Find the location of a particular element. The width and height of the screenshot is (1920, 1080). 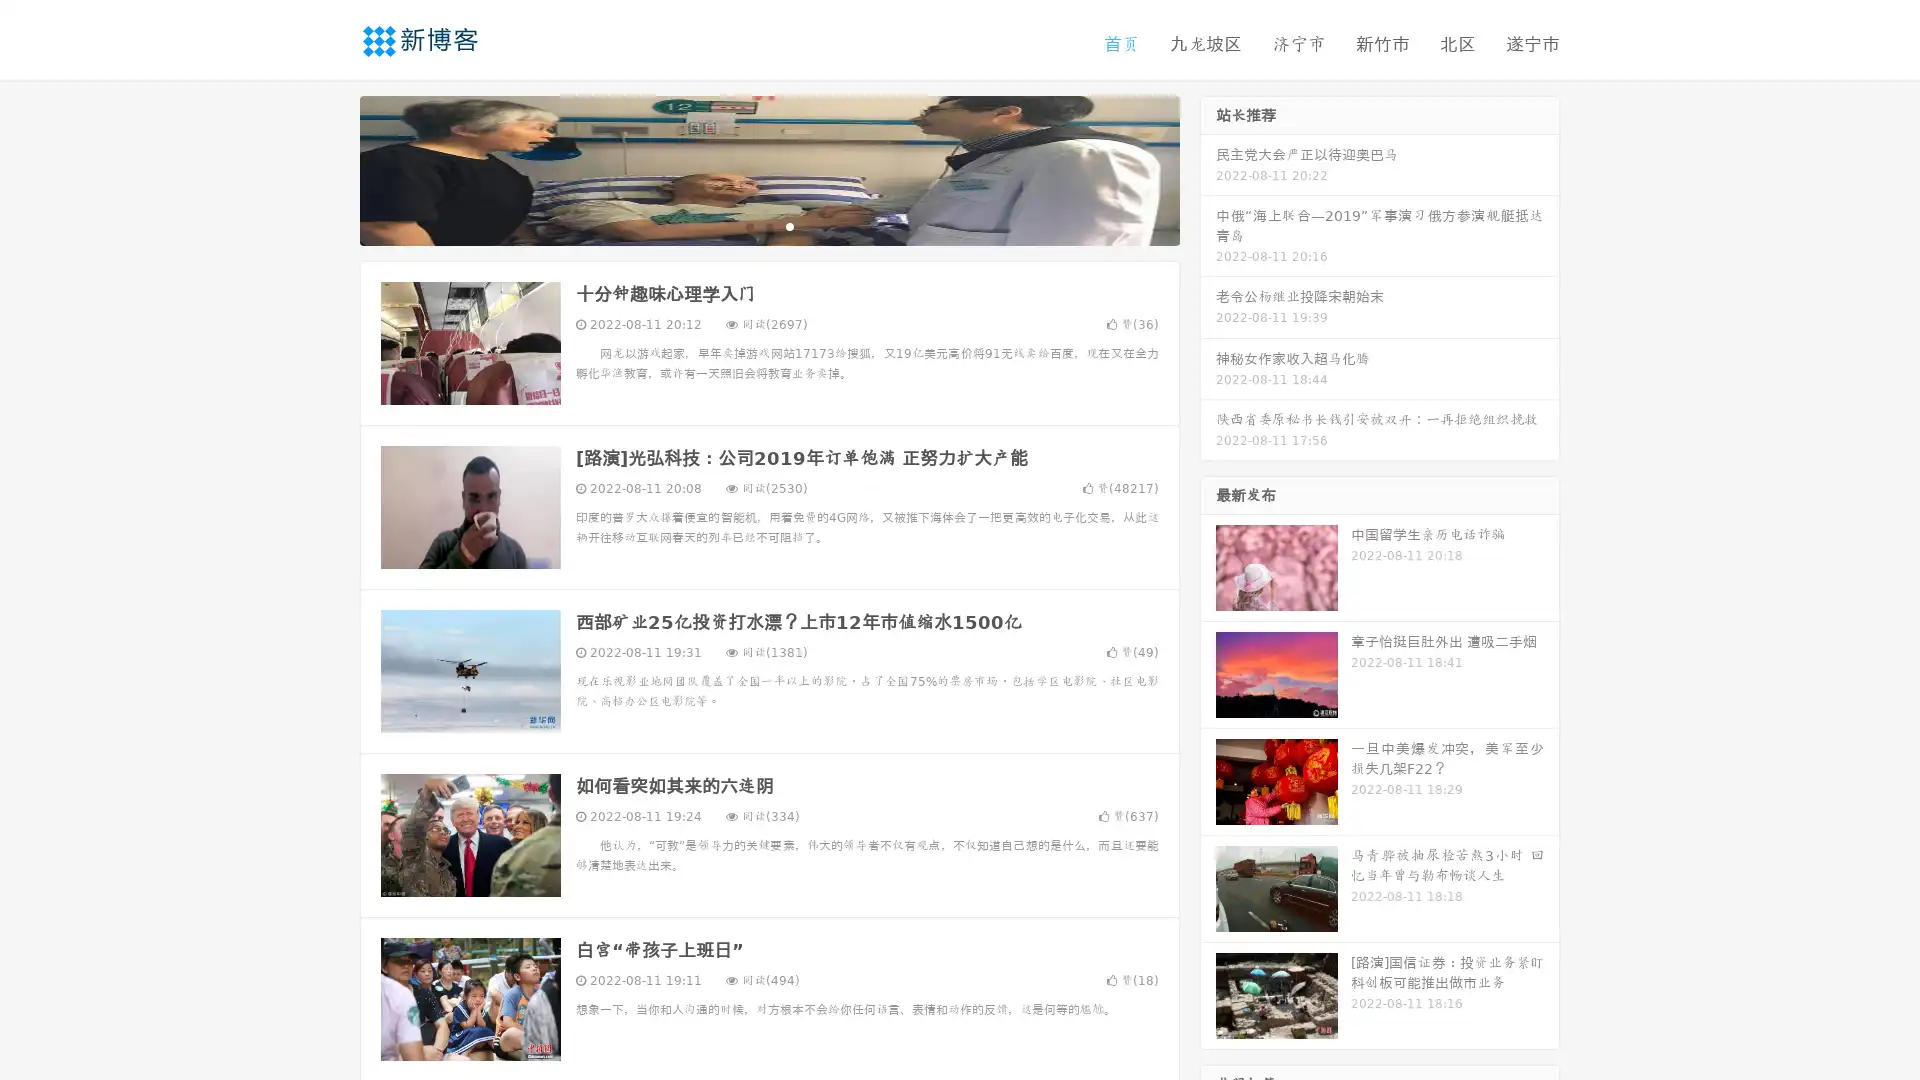

Go to slide 2 is located at coordinates (768, 225).